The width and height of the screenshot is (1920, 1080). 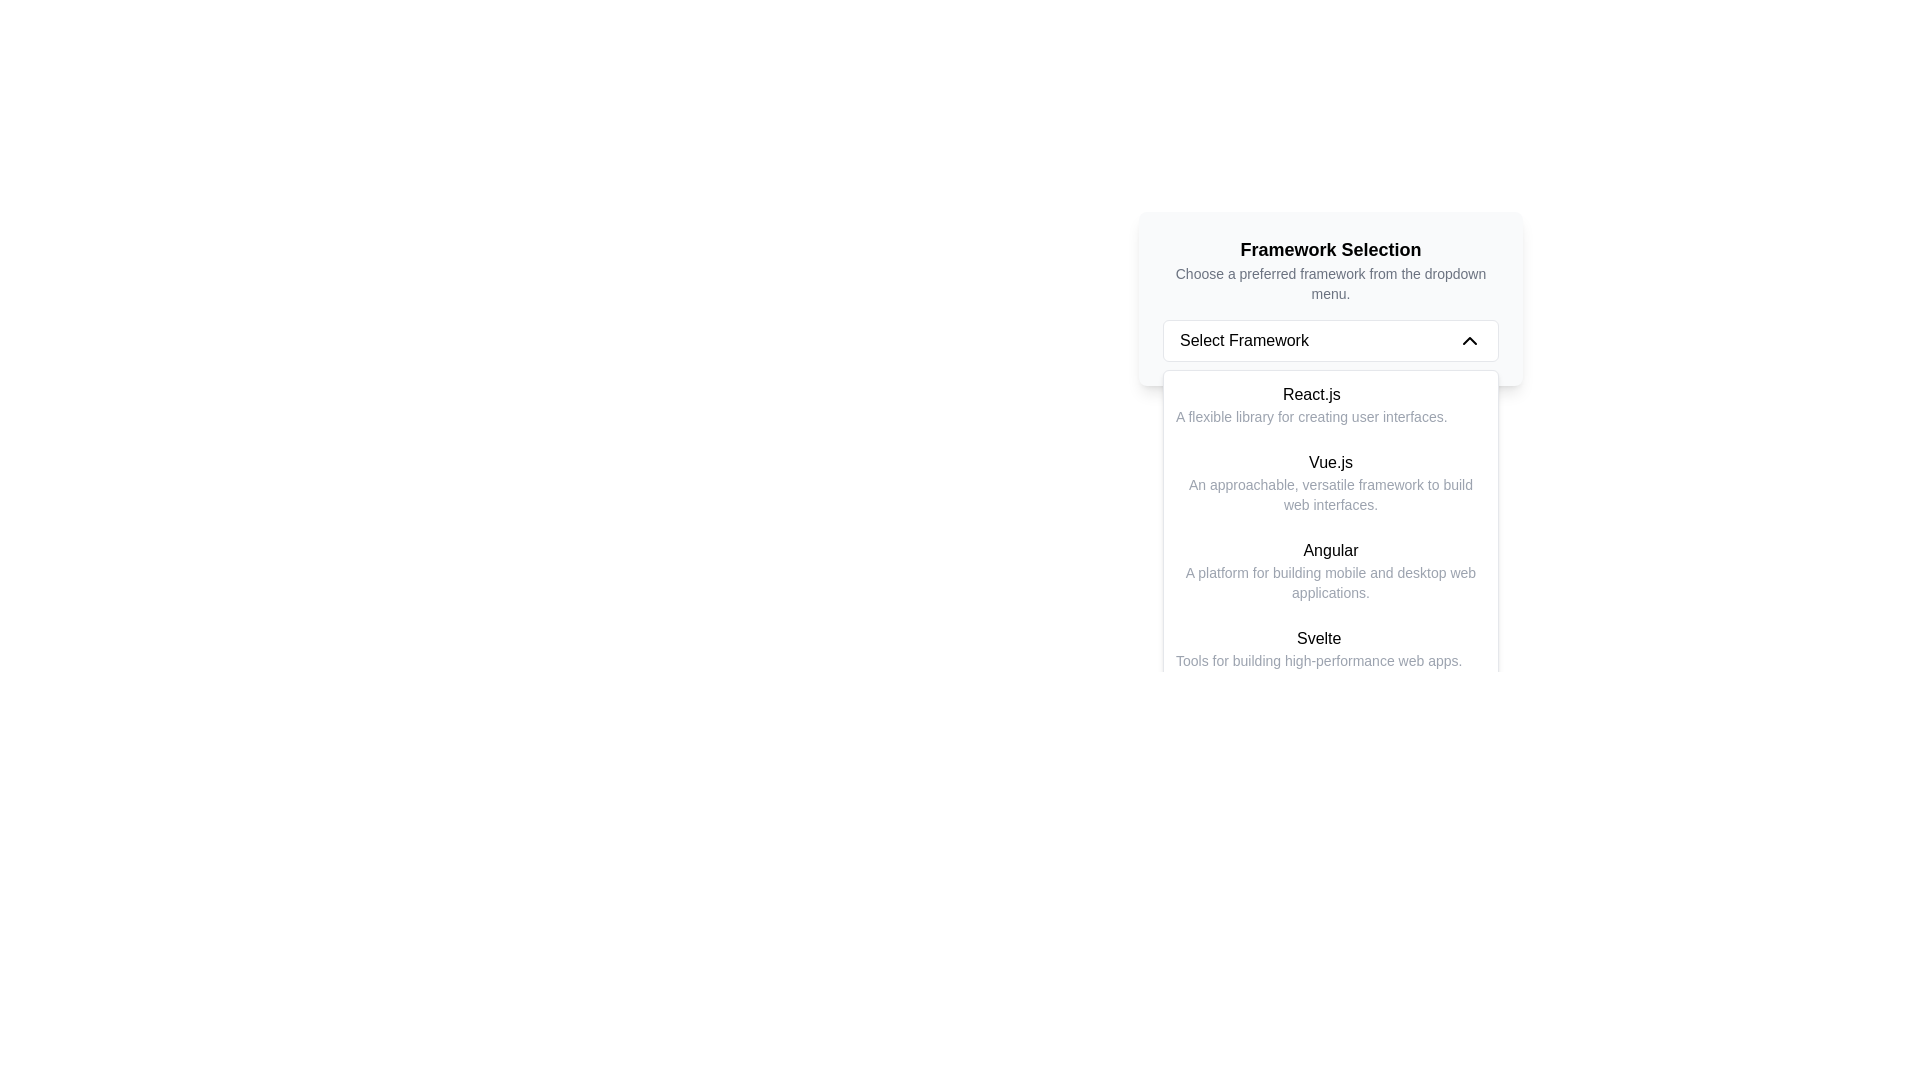 I want to click on the first selectable list item labeled 'React.js', so click(x=1330, y=405).